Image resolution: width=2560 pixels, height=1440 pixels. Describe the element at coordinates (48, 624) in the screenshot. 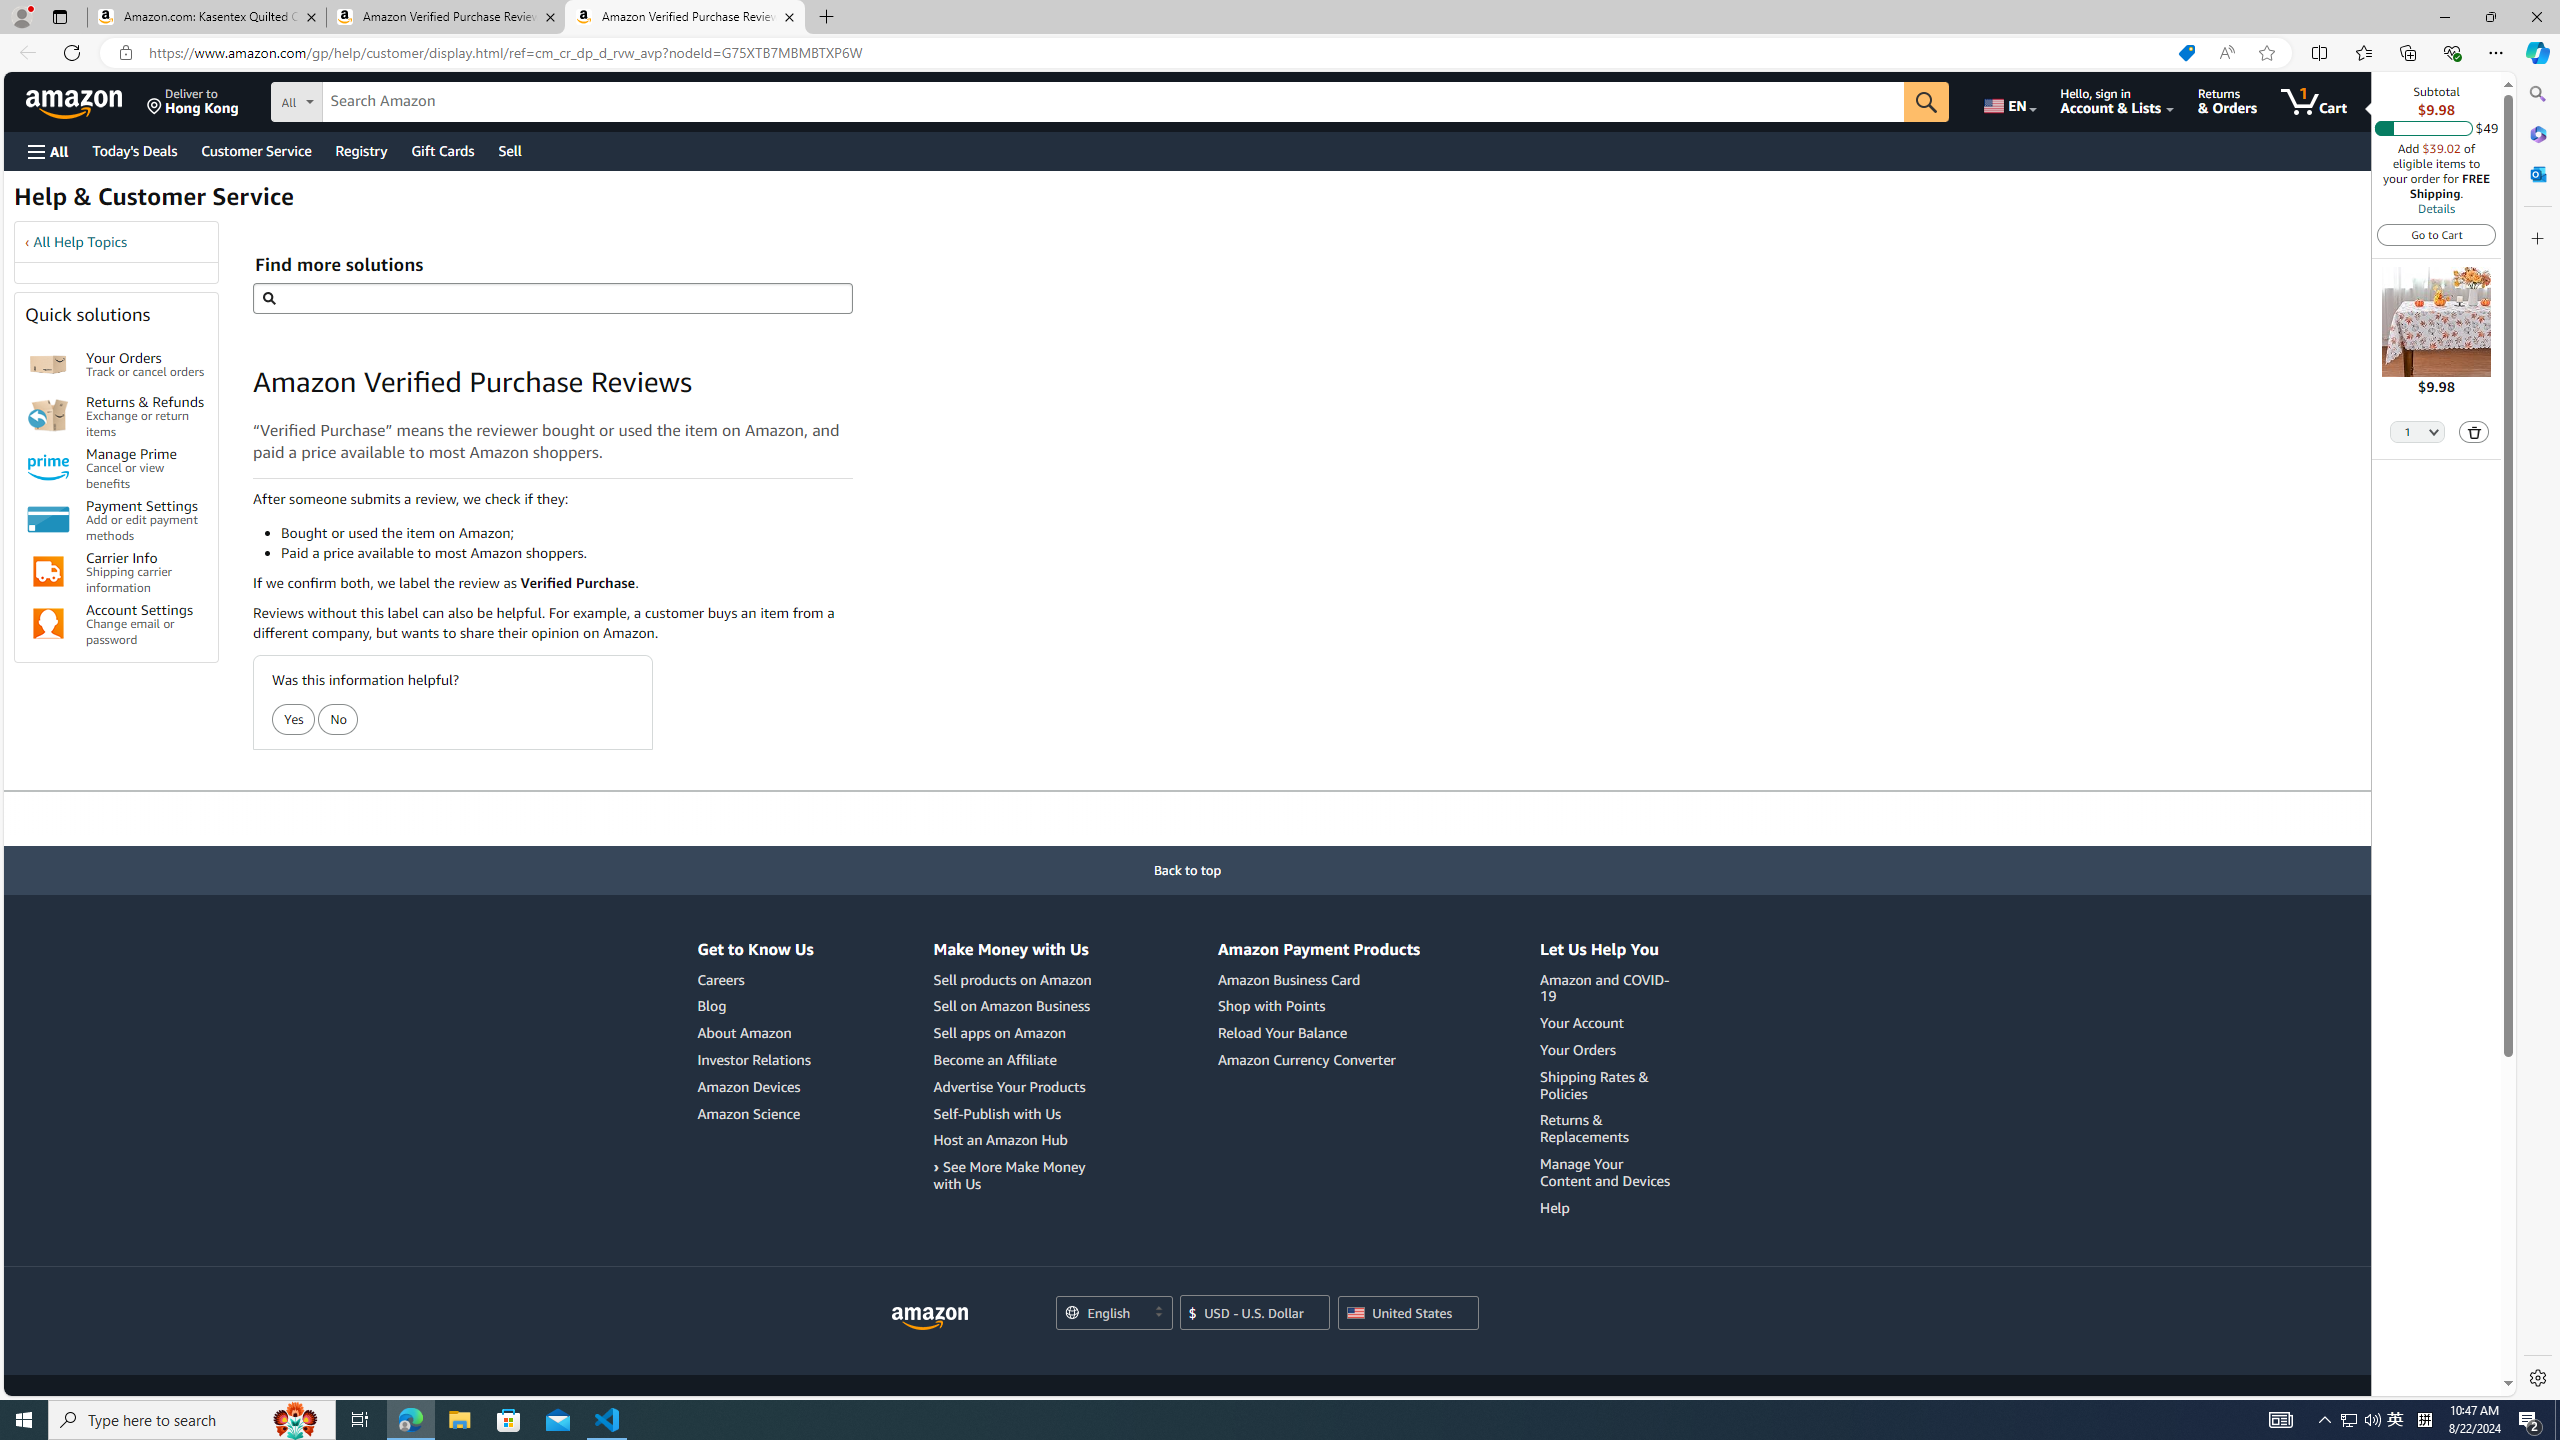

I see `'Account Settings'` at that location.